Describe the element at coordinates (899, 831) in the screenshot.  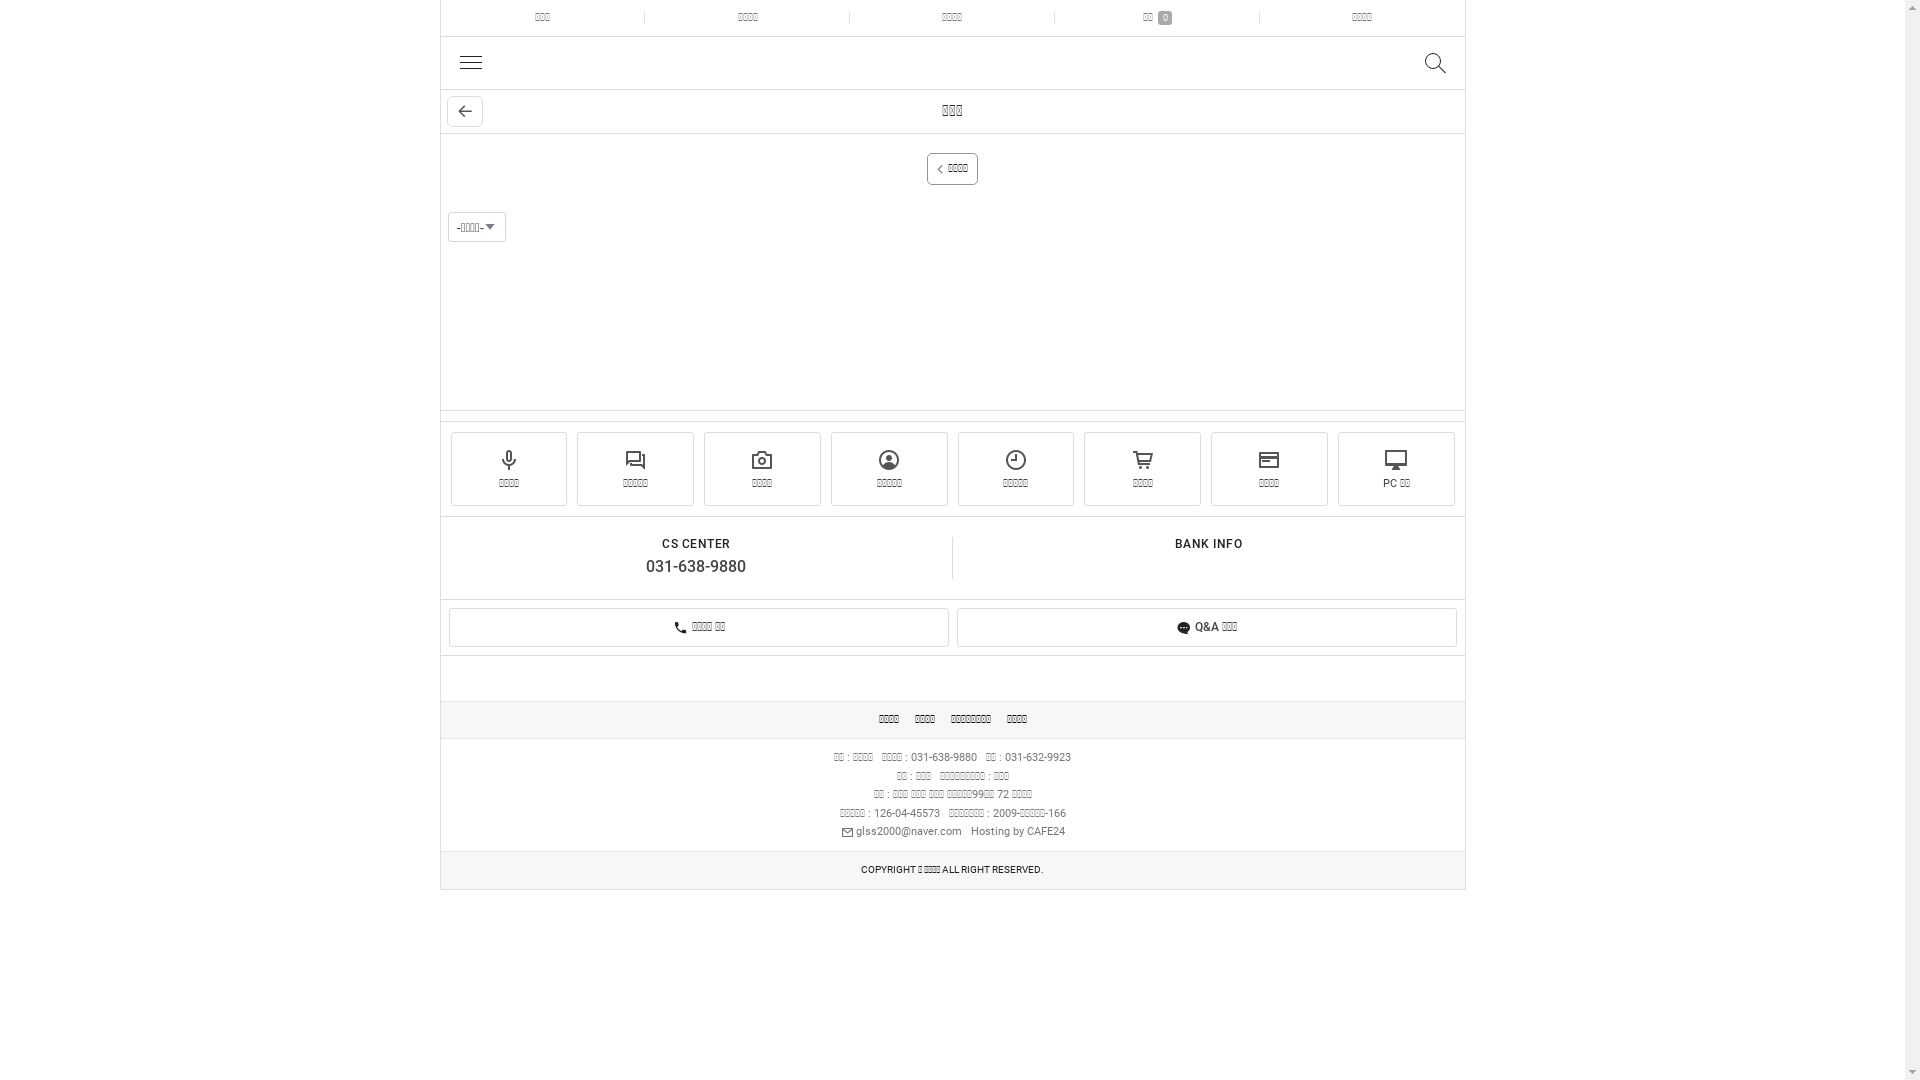
I see `'glss2000@naver.com'` at that location.